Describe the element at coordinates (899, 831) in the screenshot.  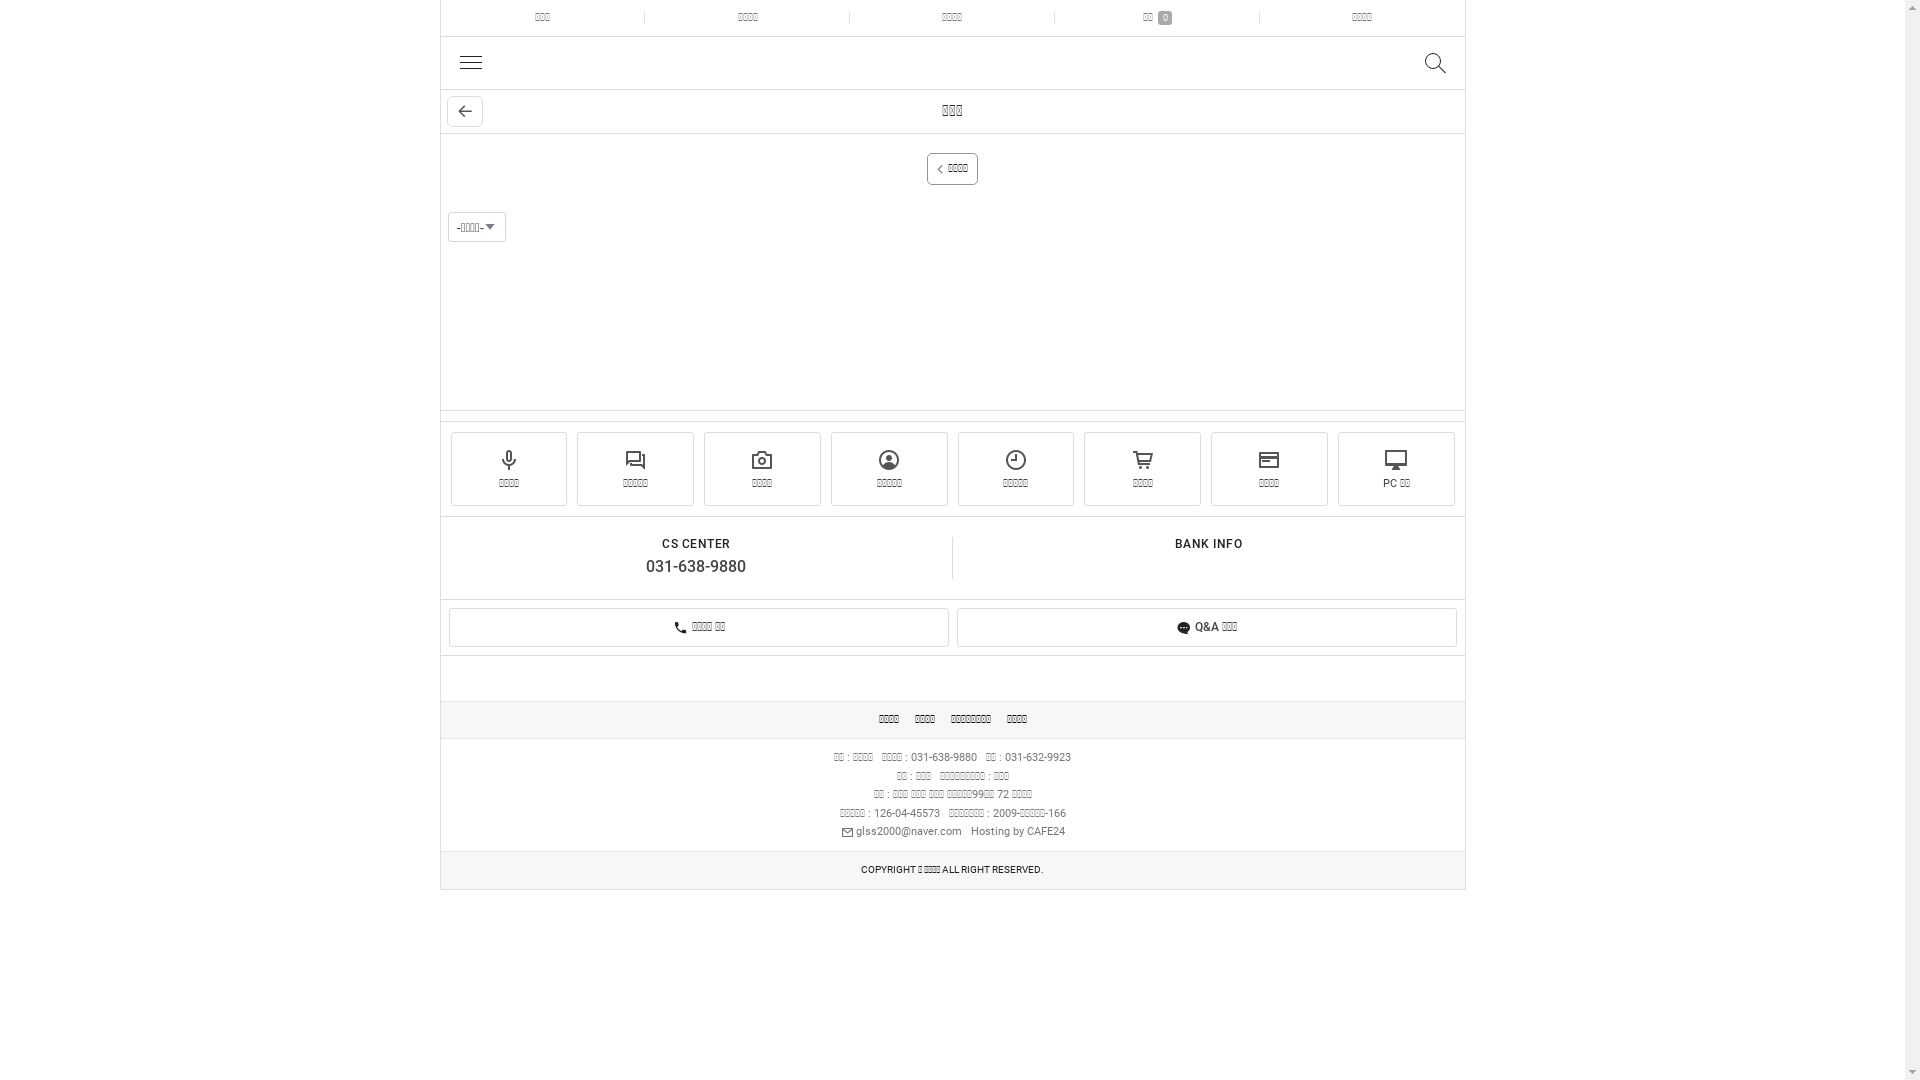
I see `'glss2000@naver.com'` at that location.